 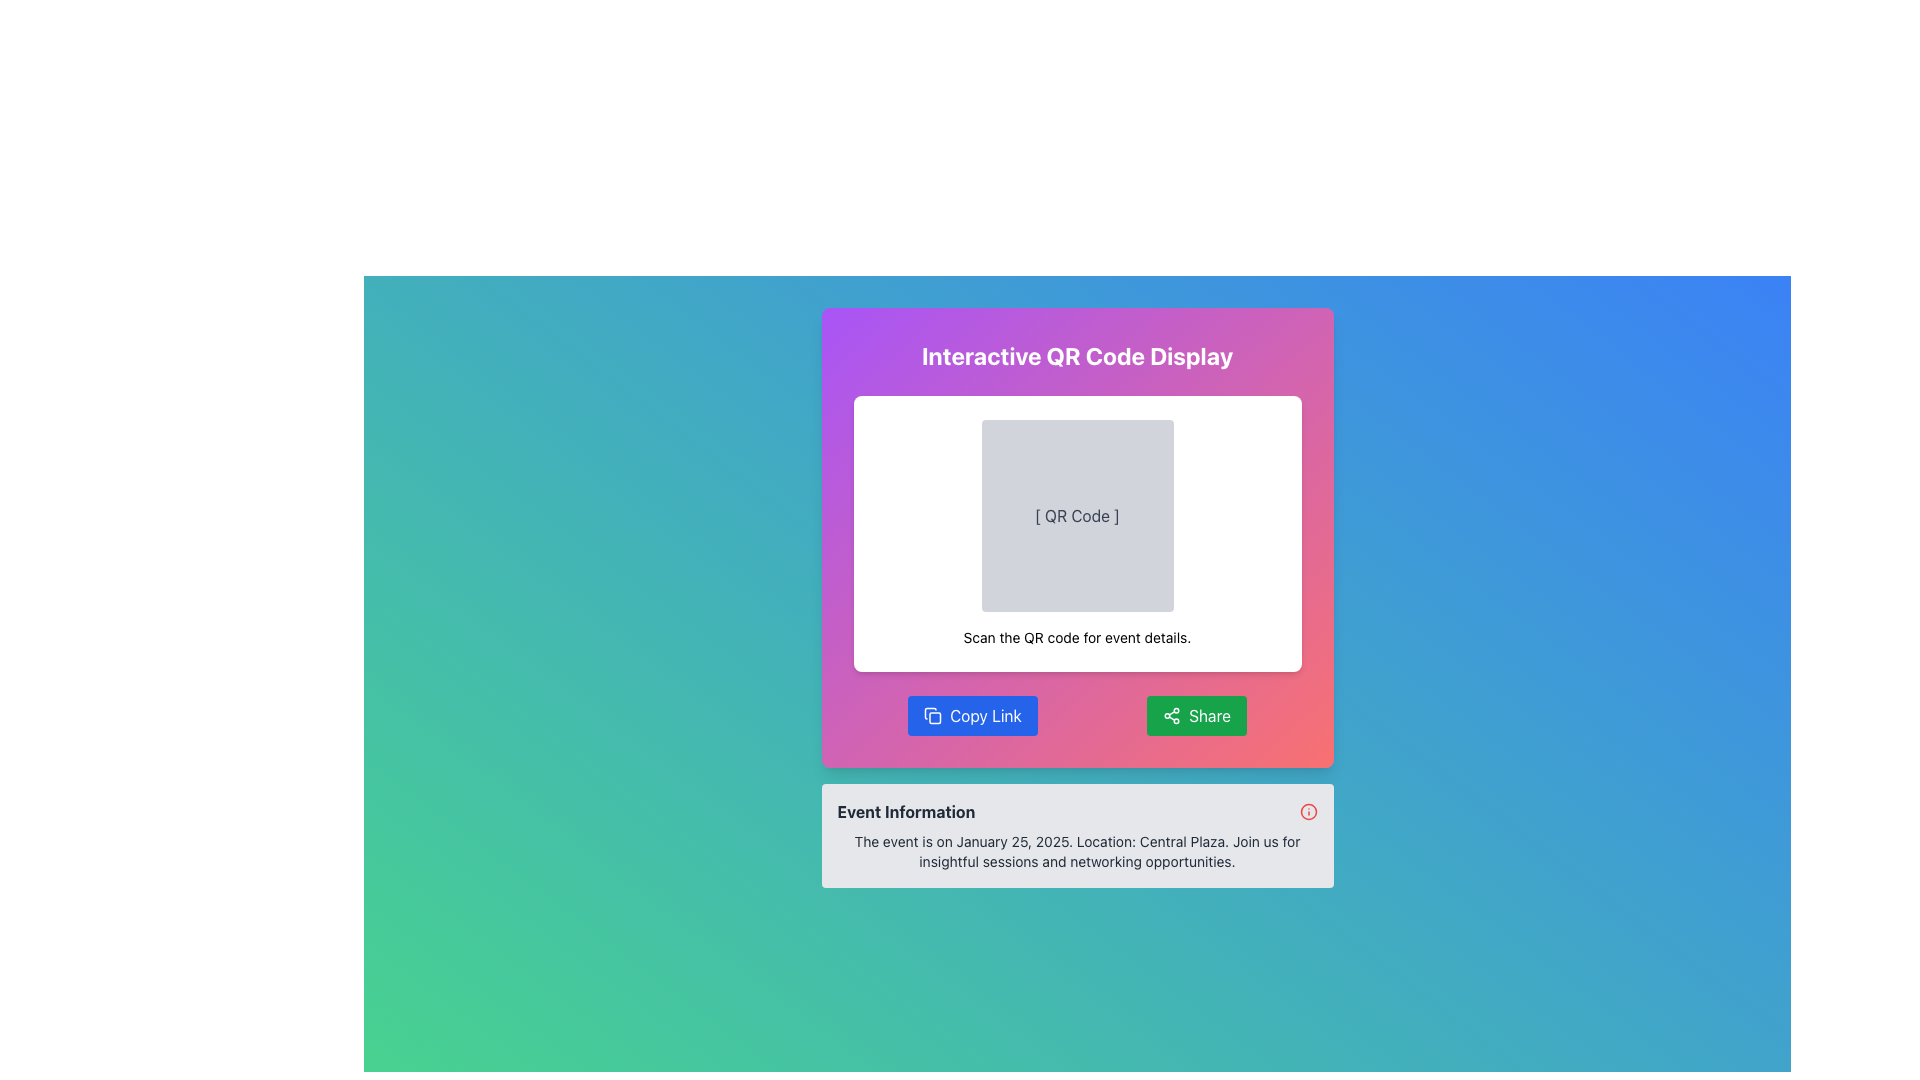 What do you see at coordinates (1076, 637) in the screenshot?
I see `the instructional text label located below the QR code graphic` at bounding box center [1076, 637].